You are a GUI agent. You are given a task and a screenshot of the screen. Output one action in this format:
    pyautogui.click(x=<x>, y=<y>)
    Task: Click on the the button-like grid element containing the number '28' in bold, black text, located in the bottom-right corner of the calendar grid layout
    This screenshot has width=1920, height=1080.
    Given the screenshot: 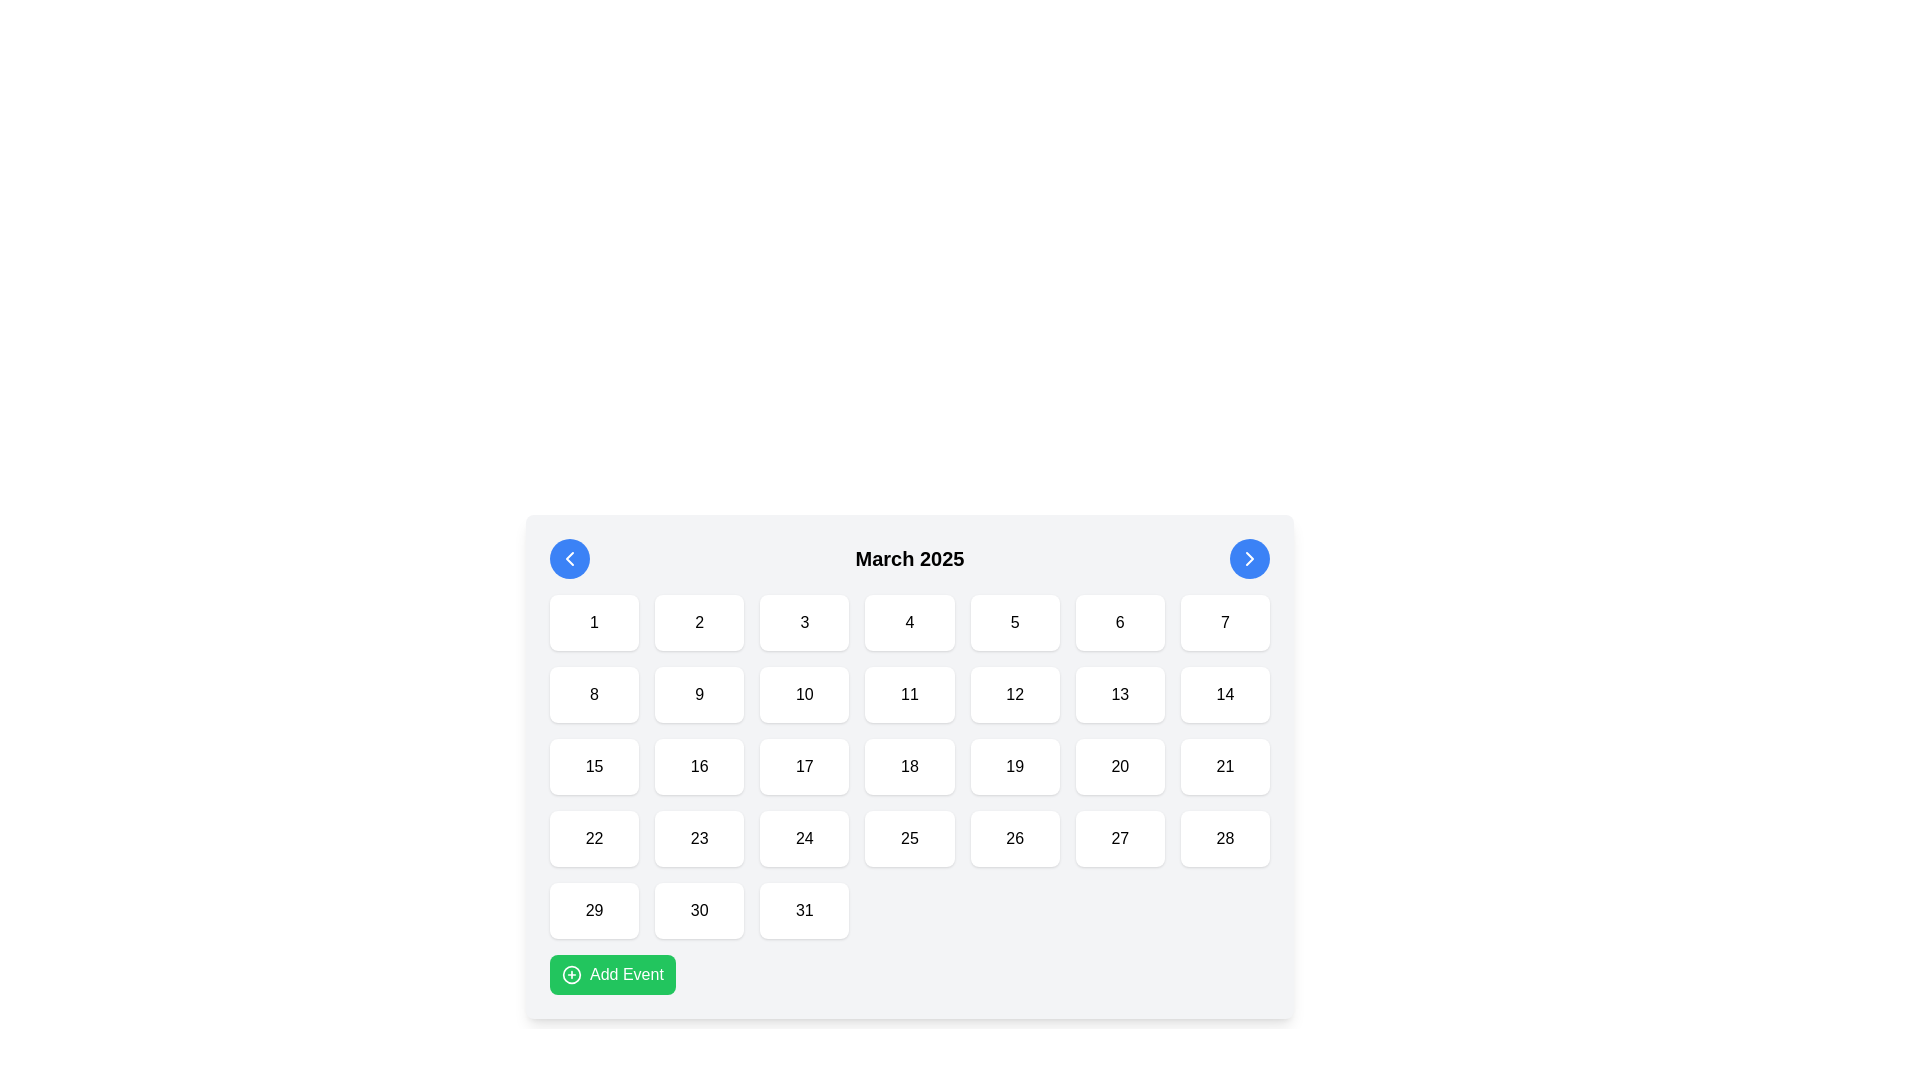 What is the action you would take?
    pyautogui.click(x=1224, y=839)
    